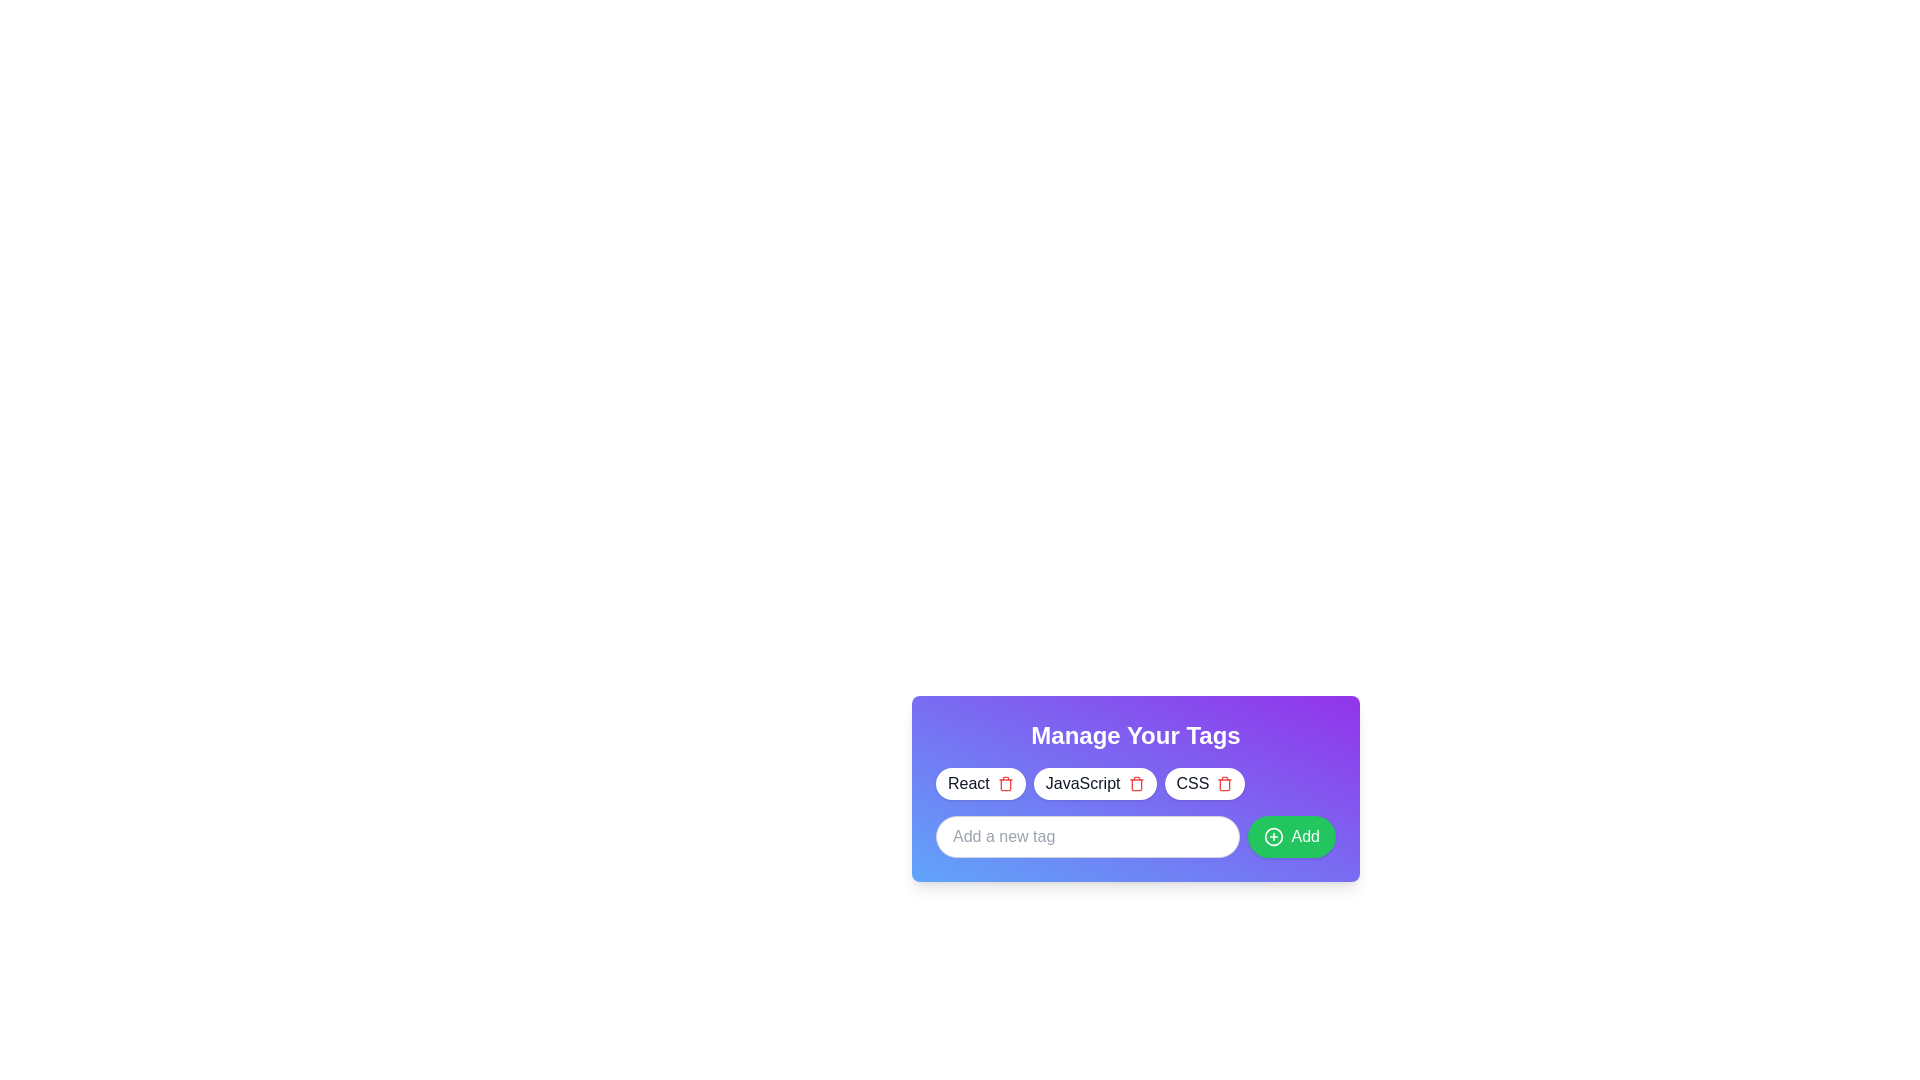 The width and height of the screenshot is (1920, 1080). I want to click on the trash icon of the 'CSS' tag, which is a pill-shaped tag with bold black text on a white background, so click(1203, 782).